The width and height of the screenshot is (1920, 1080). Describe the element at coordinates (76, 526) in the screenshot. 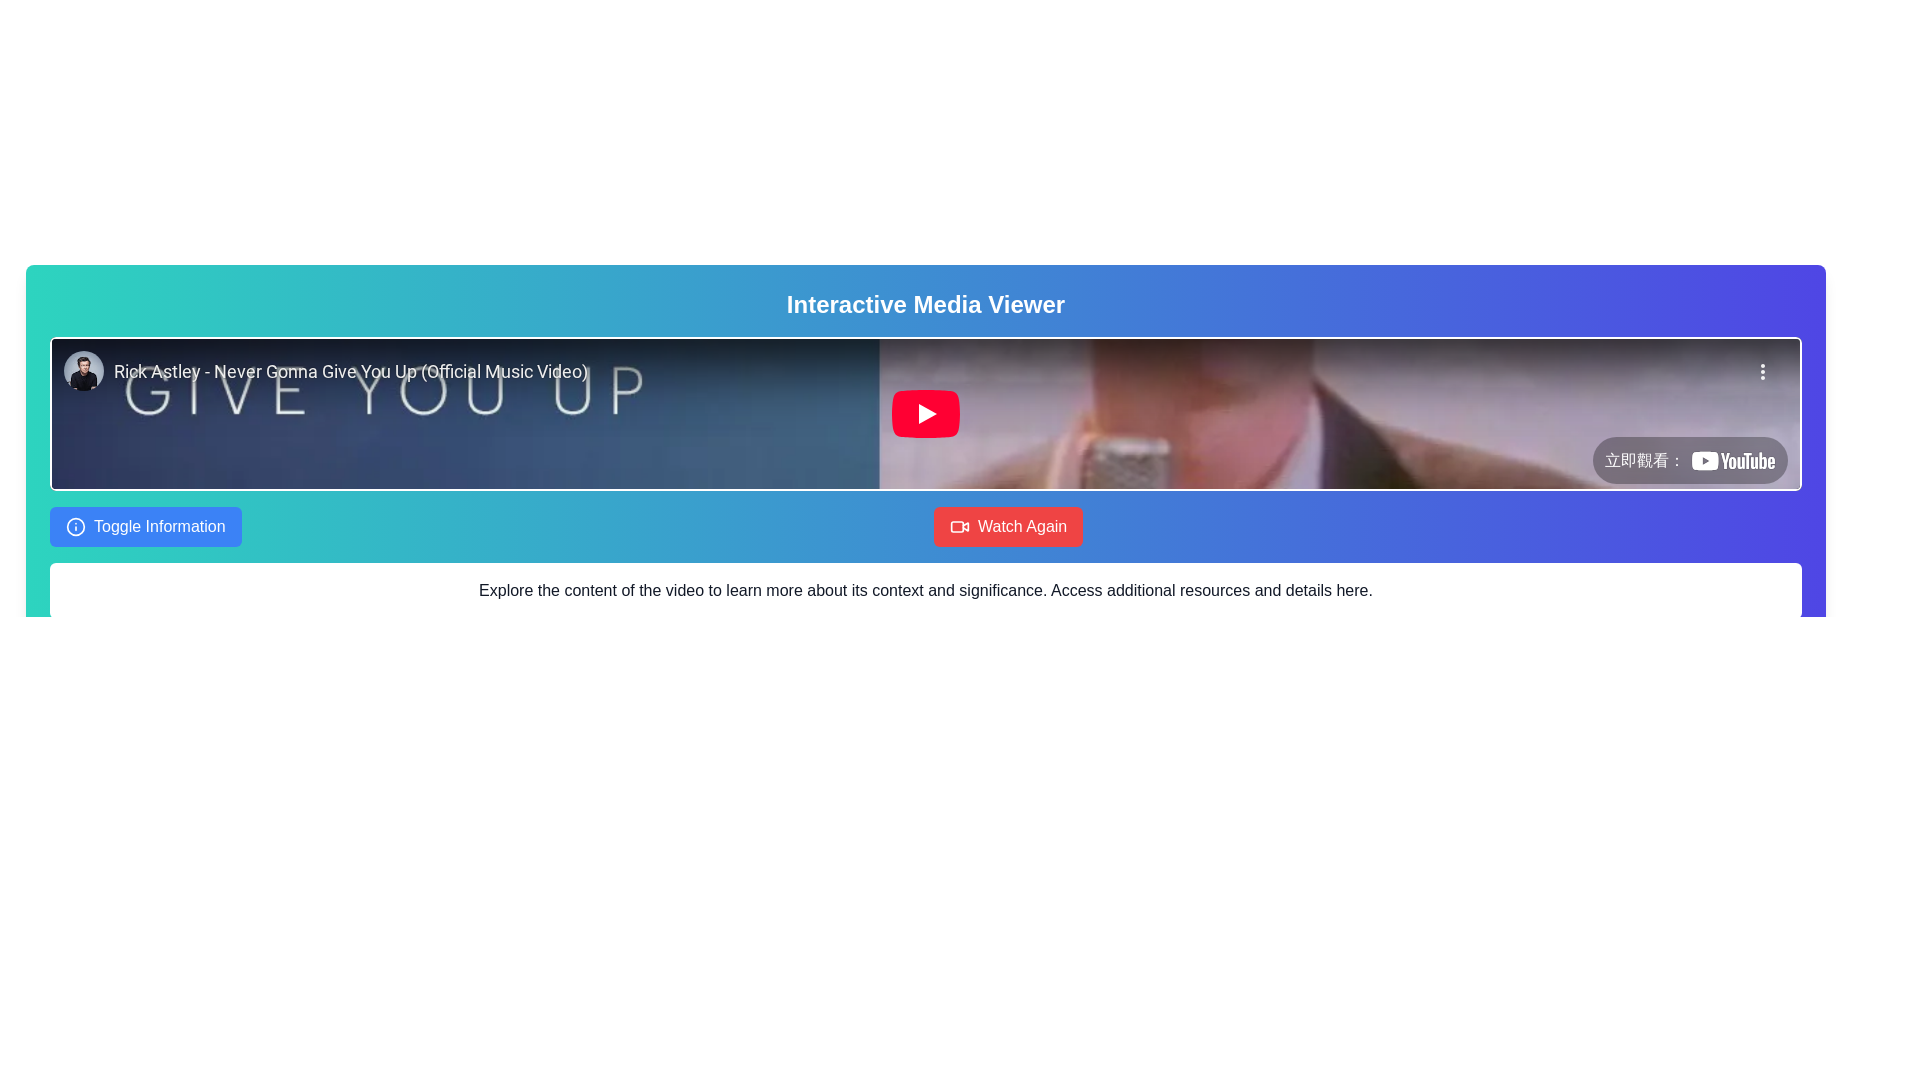

I see `the circular blue information icon with an outlined 'i' symbol located to the left of the 'Toggle Information' button` at that location.